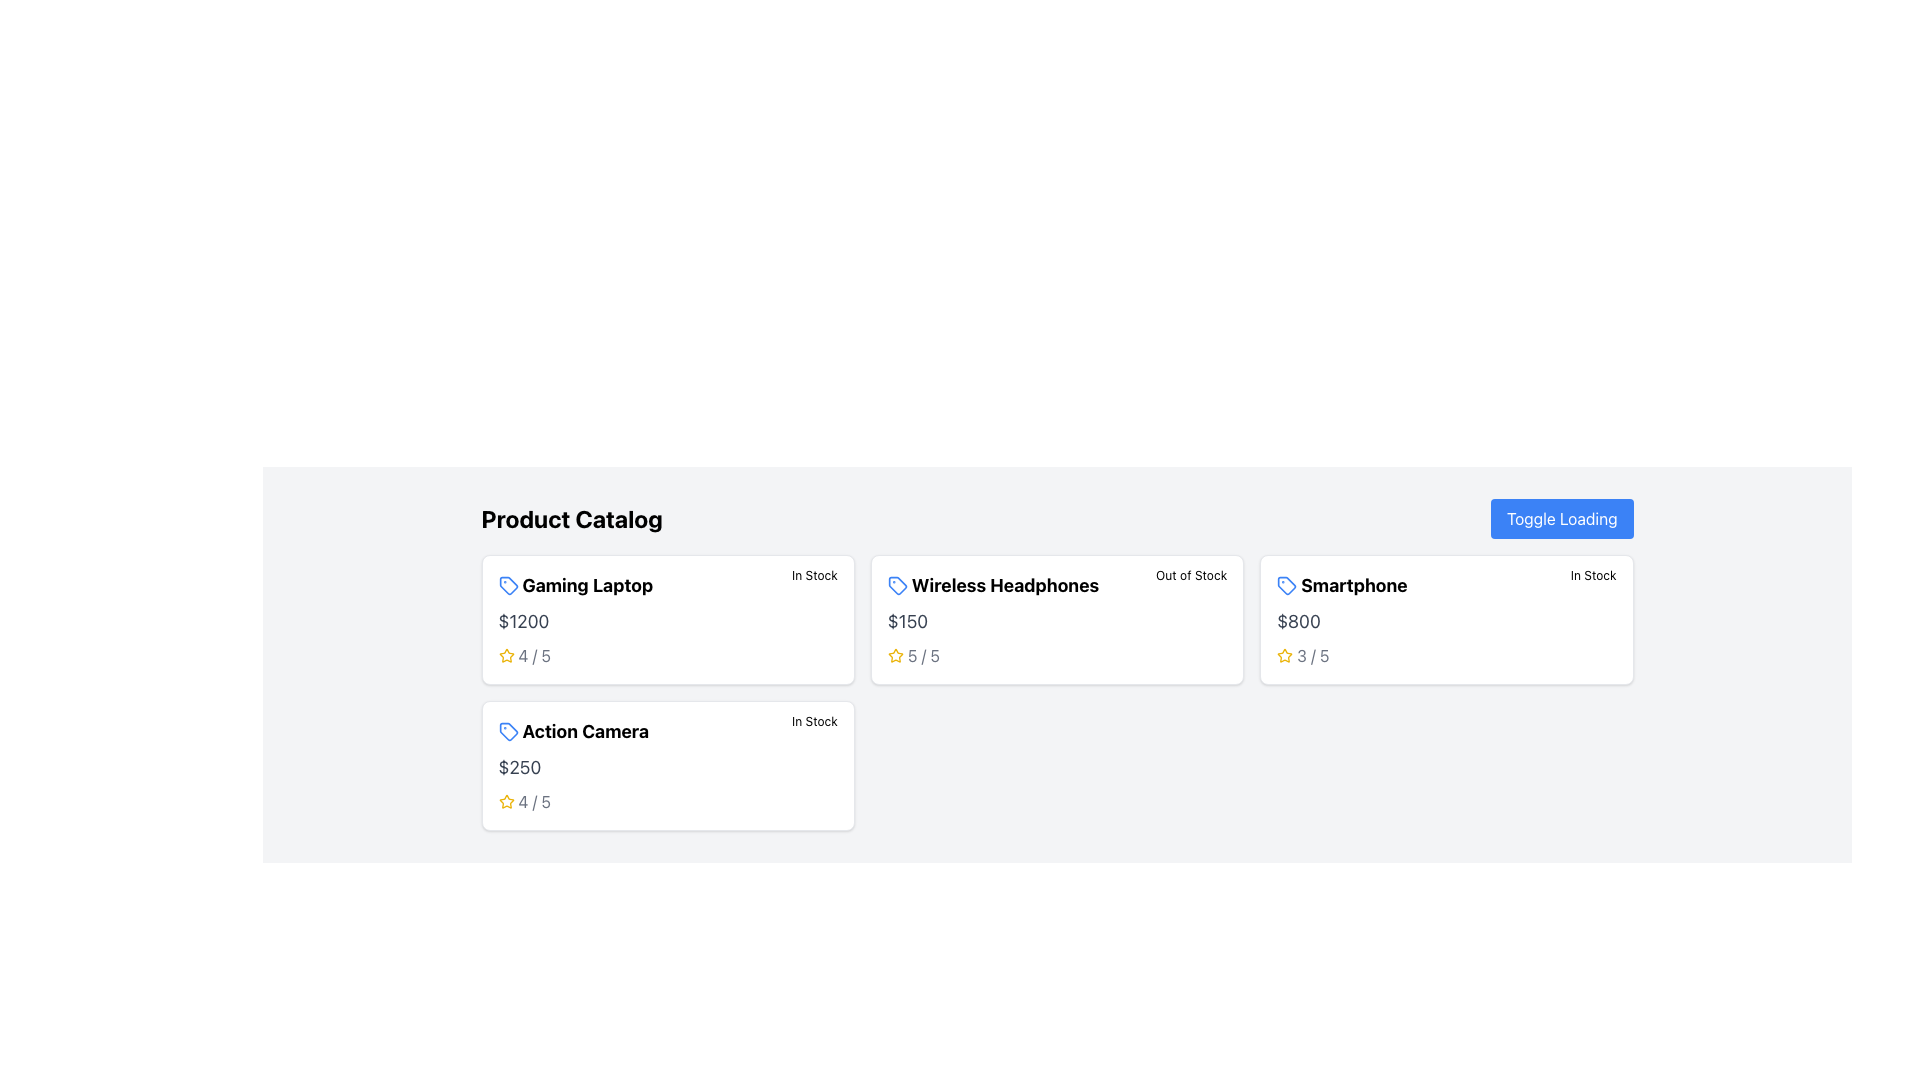 Image resolution: width=1920 pixels, height=1080 pixels. I want to click on the first star icon in the rating section of the 'Action Camera' product card located in the bottom-left corner of the product catalog grid, so click(506, 800).